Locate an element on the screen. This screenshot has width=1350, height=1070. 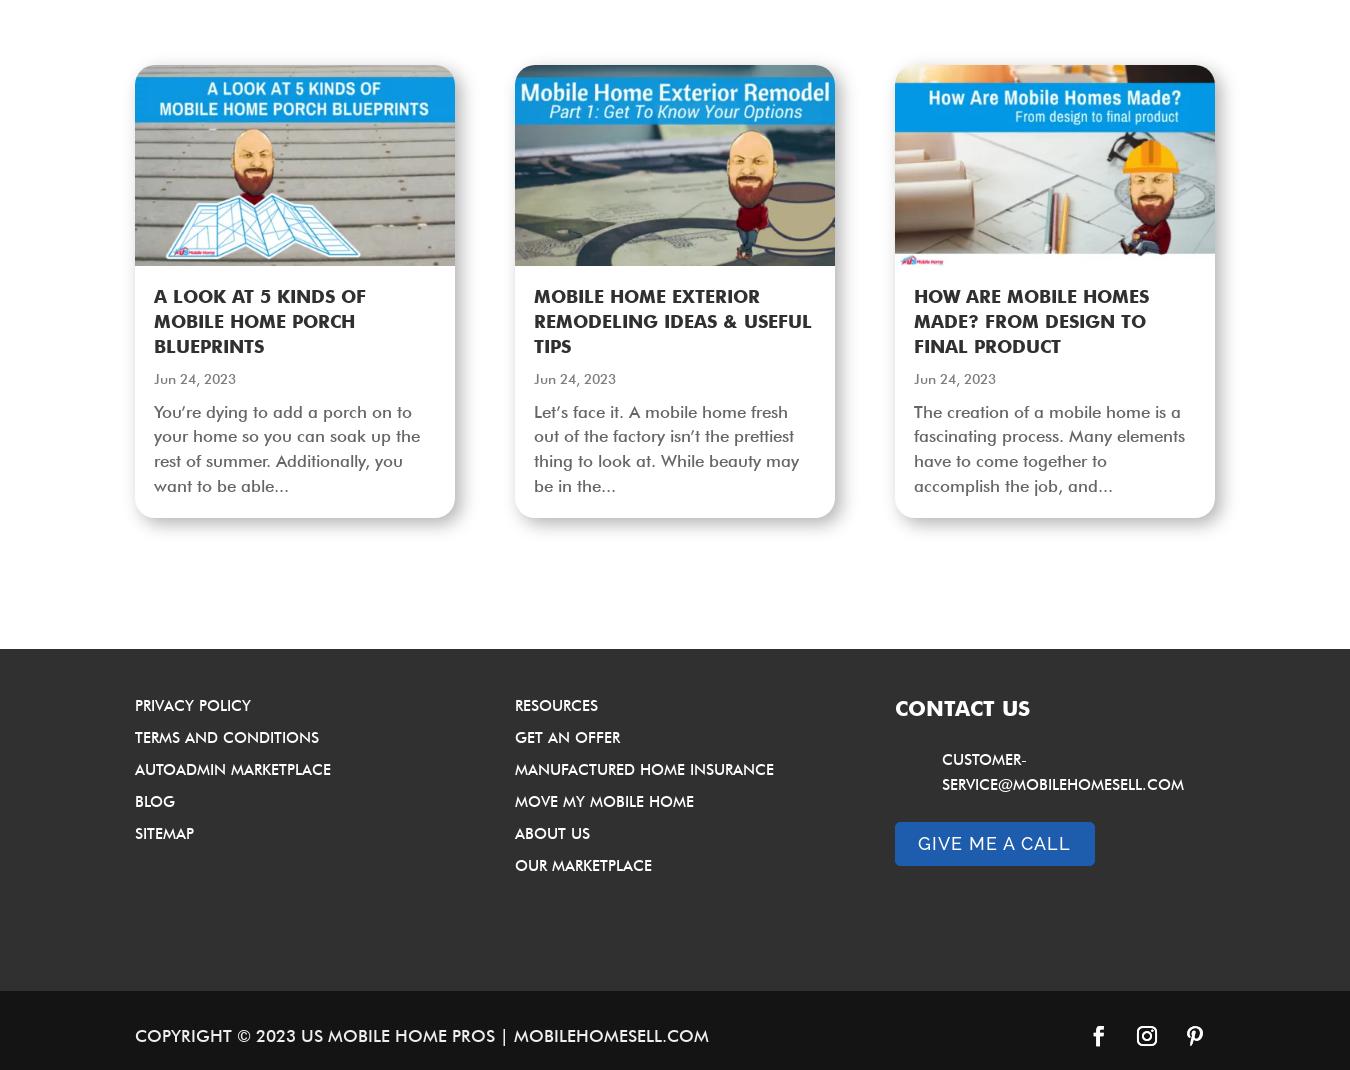
'Our Marketplace' is located at coordinates (512, 865).